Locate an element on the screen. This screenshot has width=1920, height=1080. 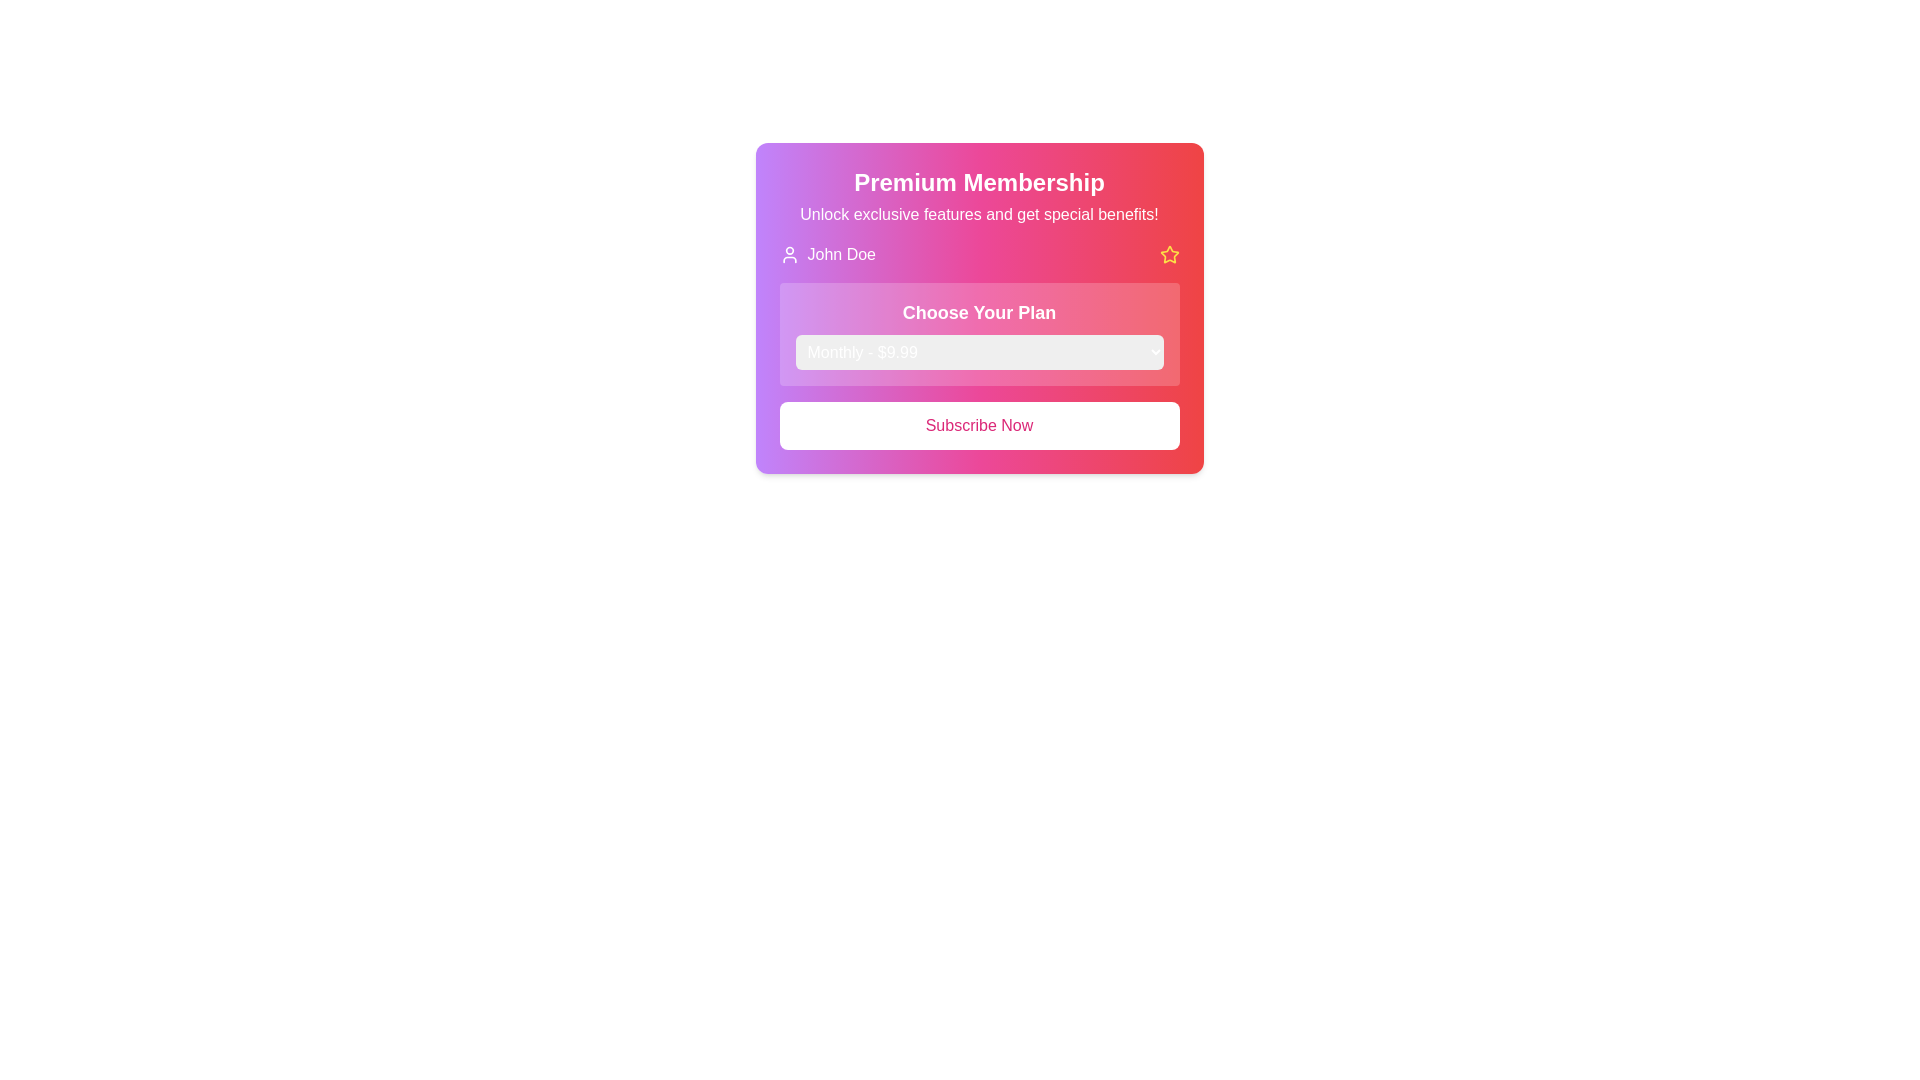
the membership plan dropdown within the Premium Membership card to change the selection is located at coordinates (979, 308).